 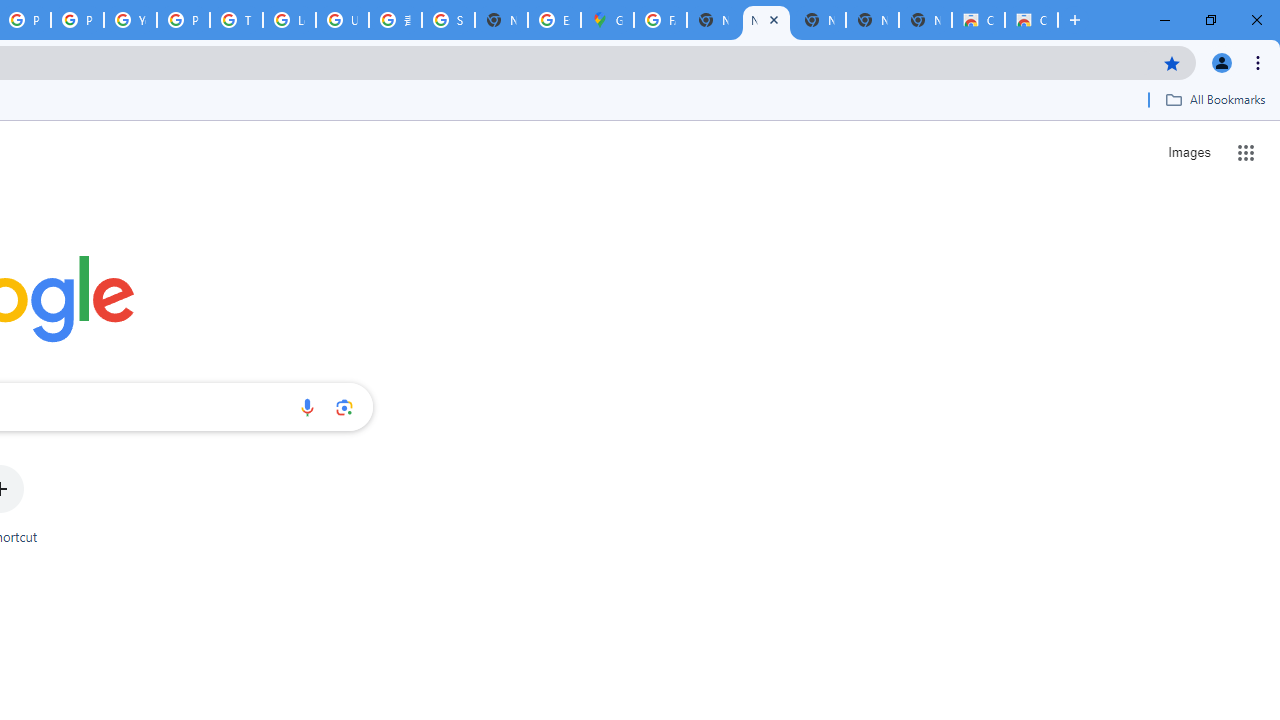 I want to click on 'Search for Images ', so click(x=1189, y=152).